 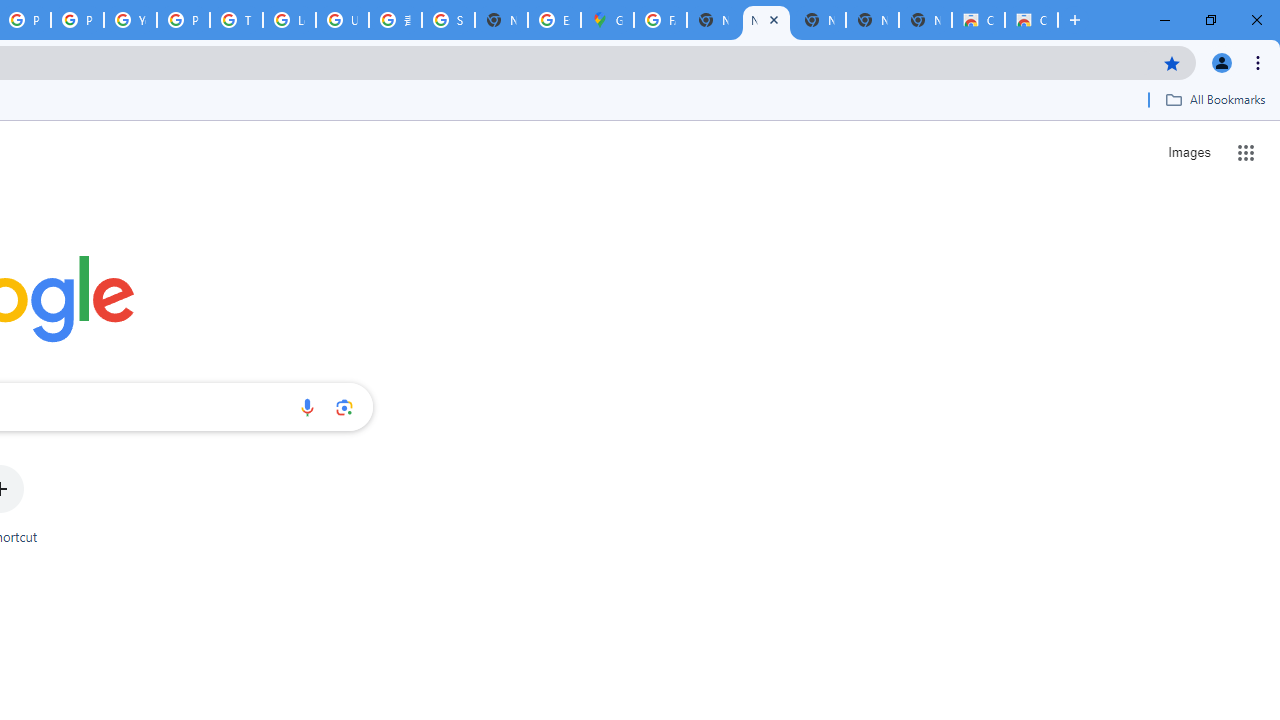 I want to click on 'Search for Images ', so click(x=1189, y=152).